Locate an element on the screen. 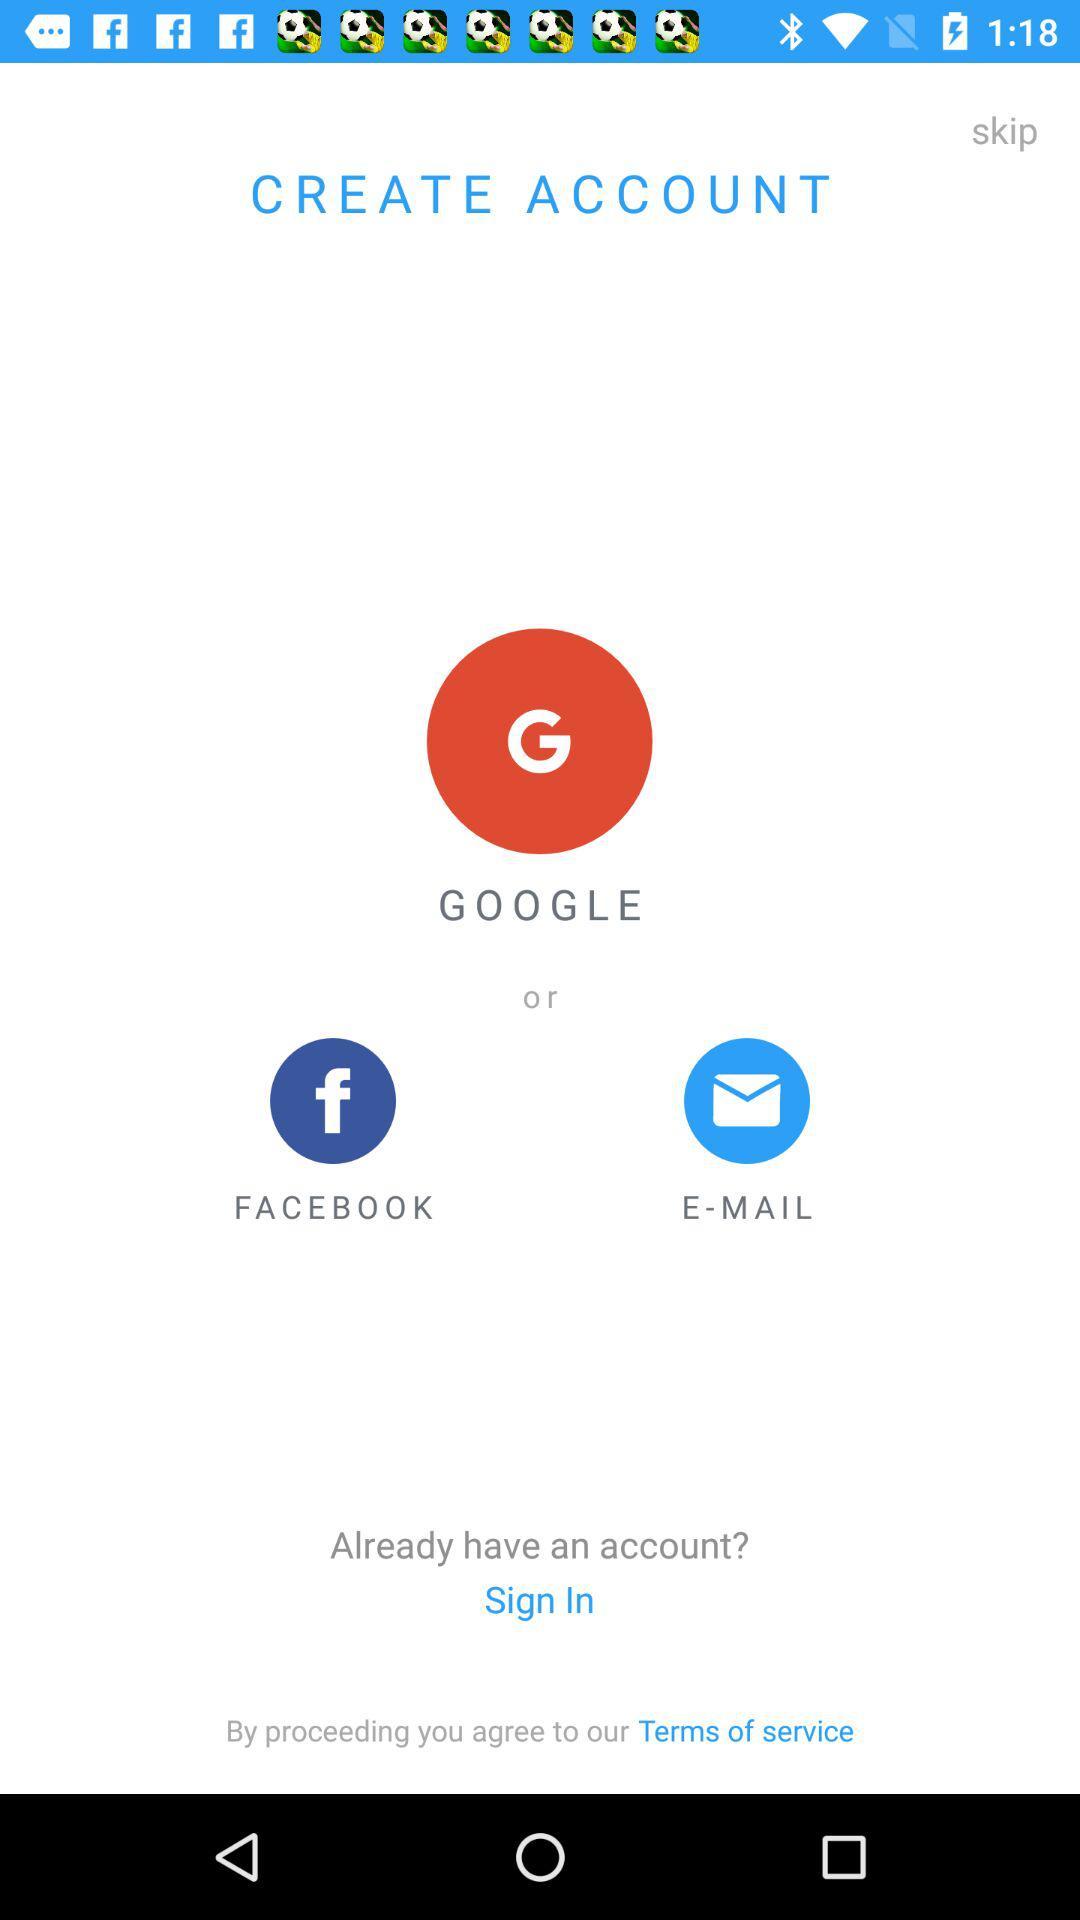  the icon next to create account icon is located at coordinates (1004, 128).